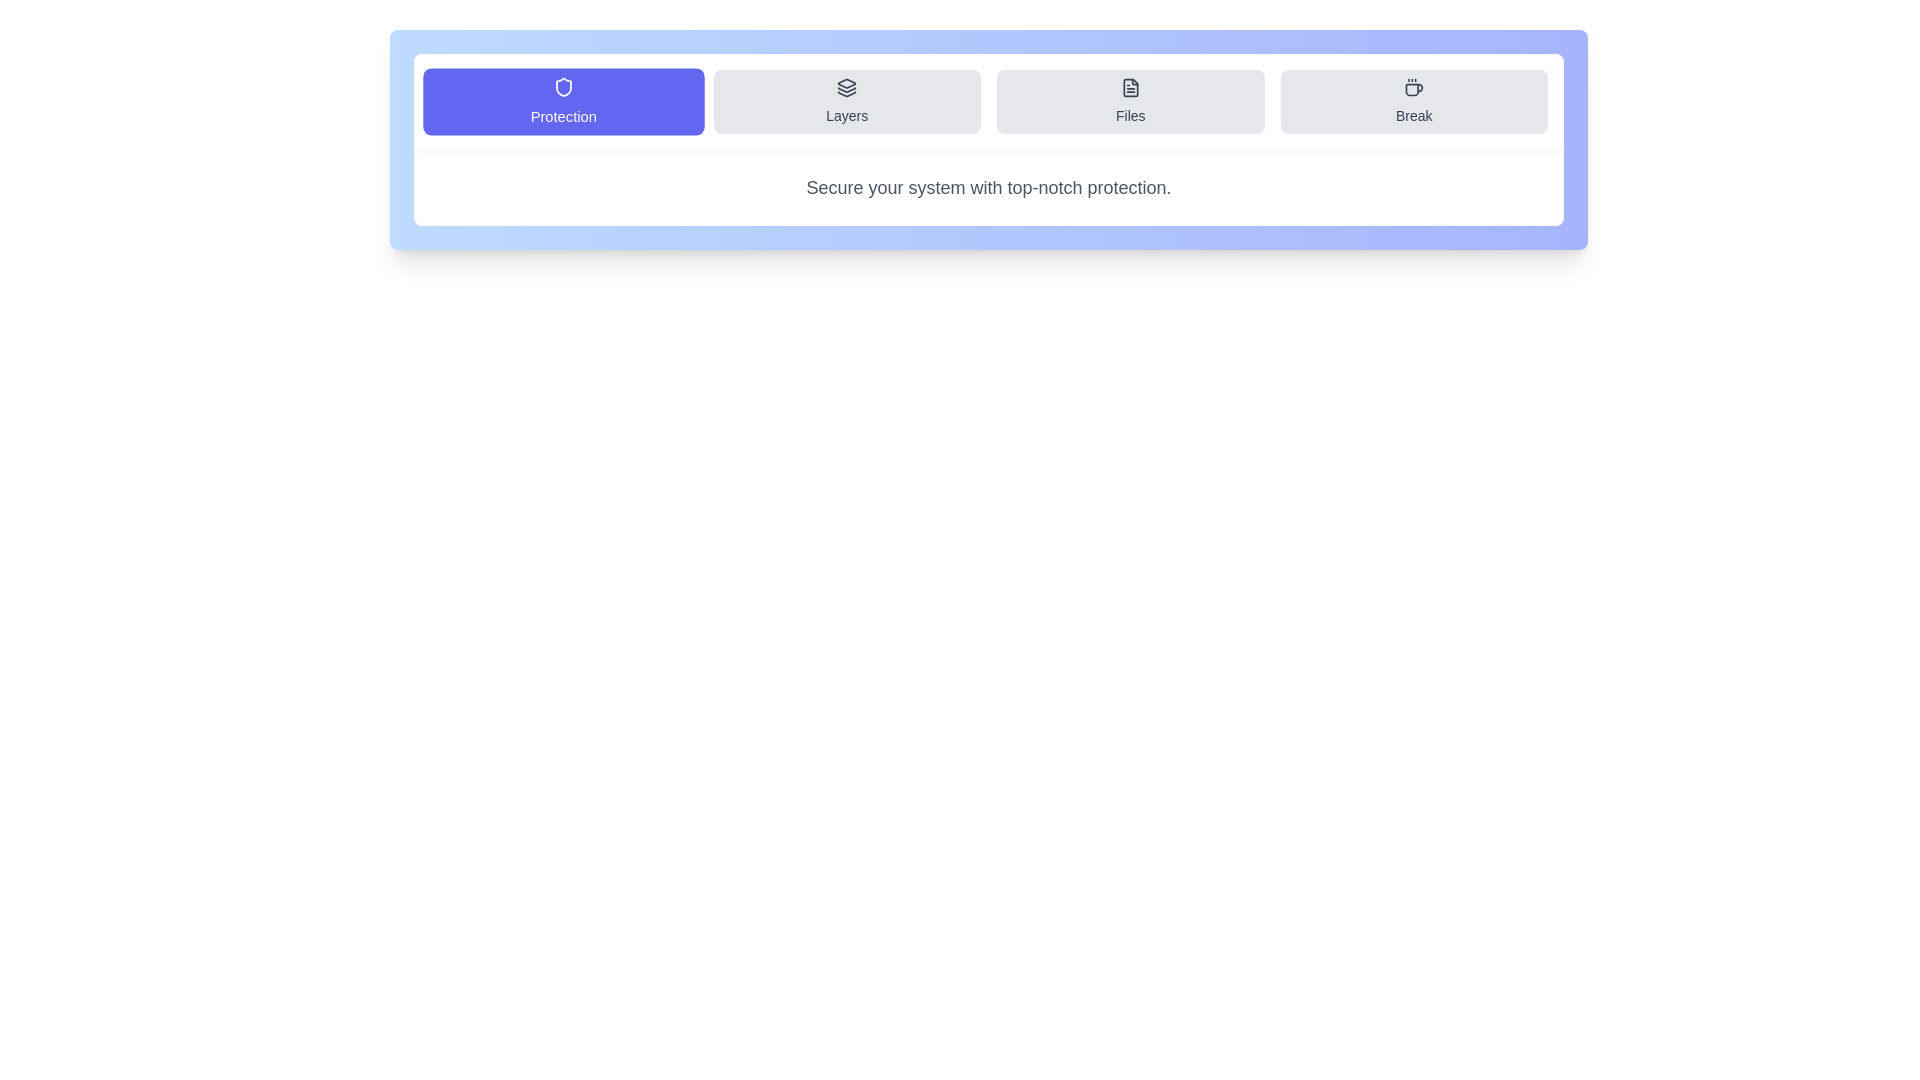  What do you see at coordinates (1130, 87) in the screenshot?
I see `the icon of the Files tab` at bounding box center [1130, 87].